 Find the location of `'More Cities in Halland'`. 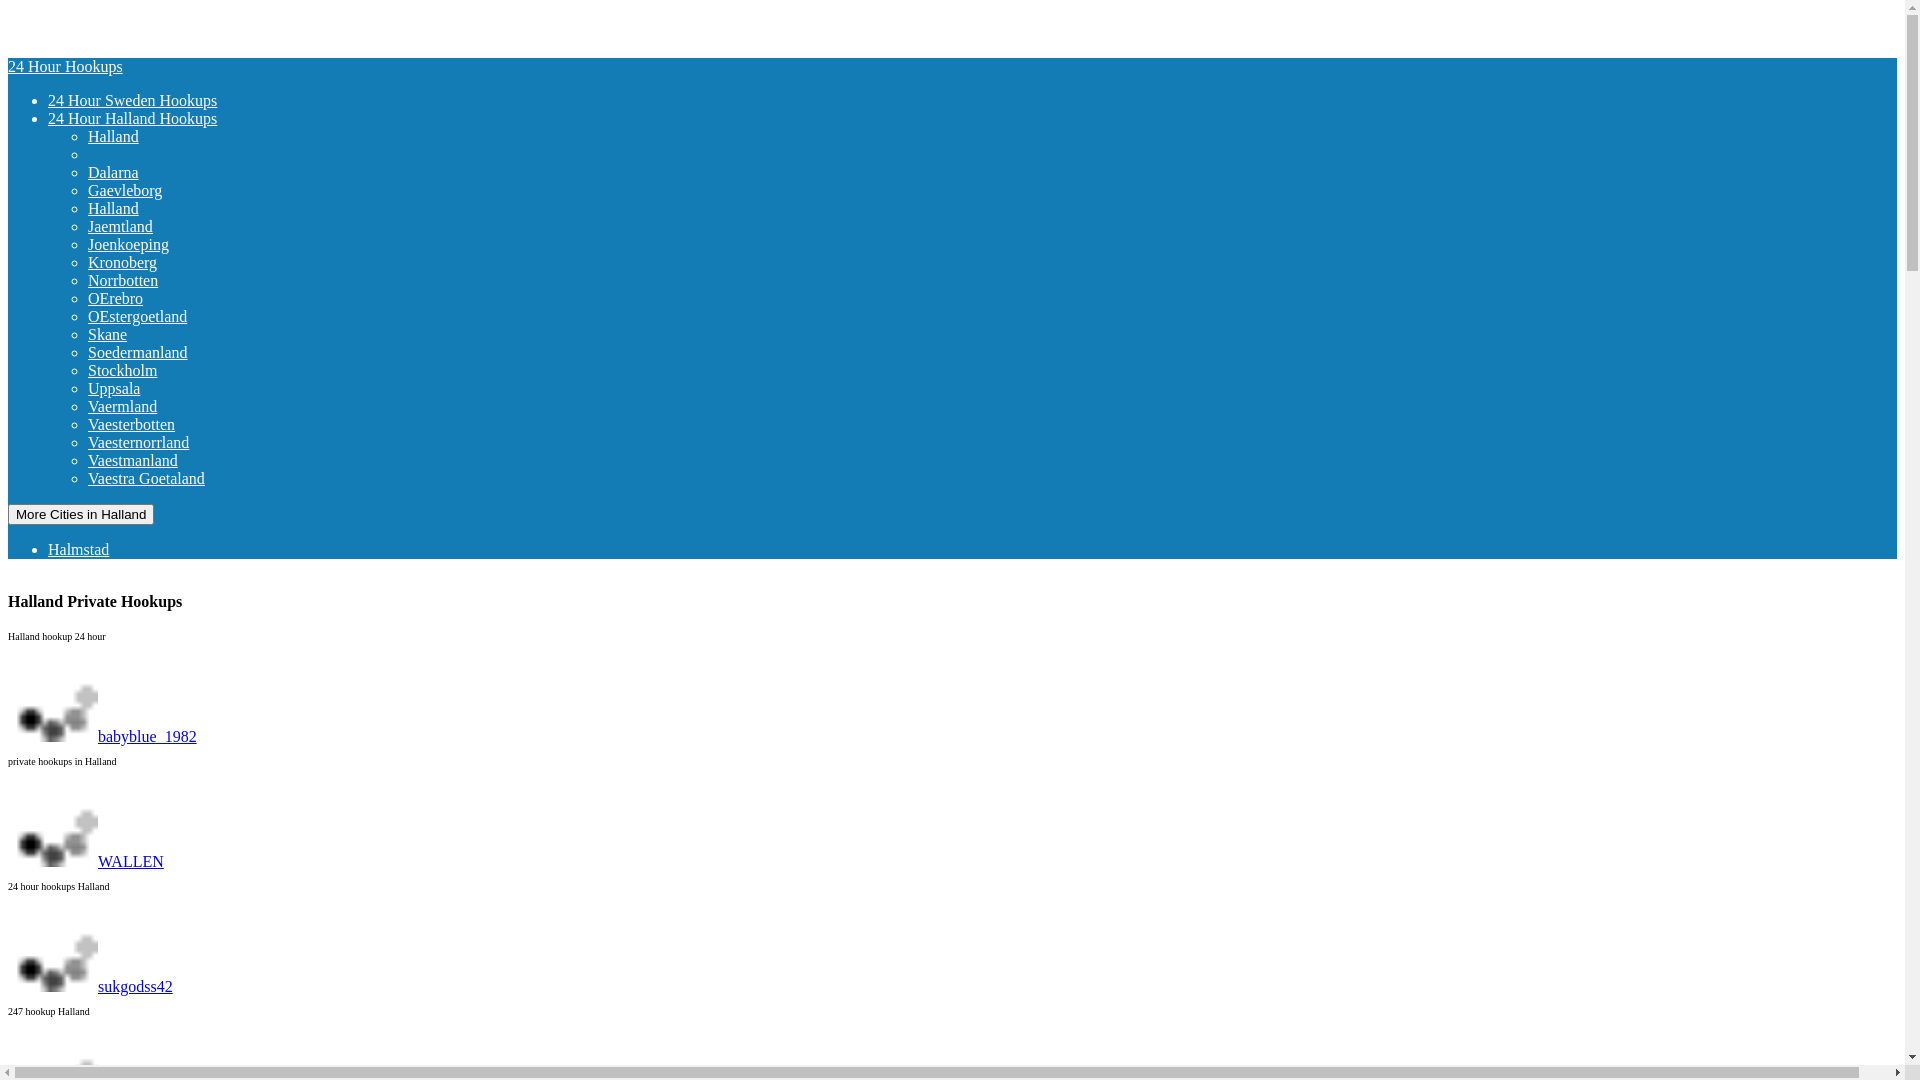

'More Cities in Halland' is located at coordinates (80, 513).